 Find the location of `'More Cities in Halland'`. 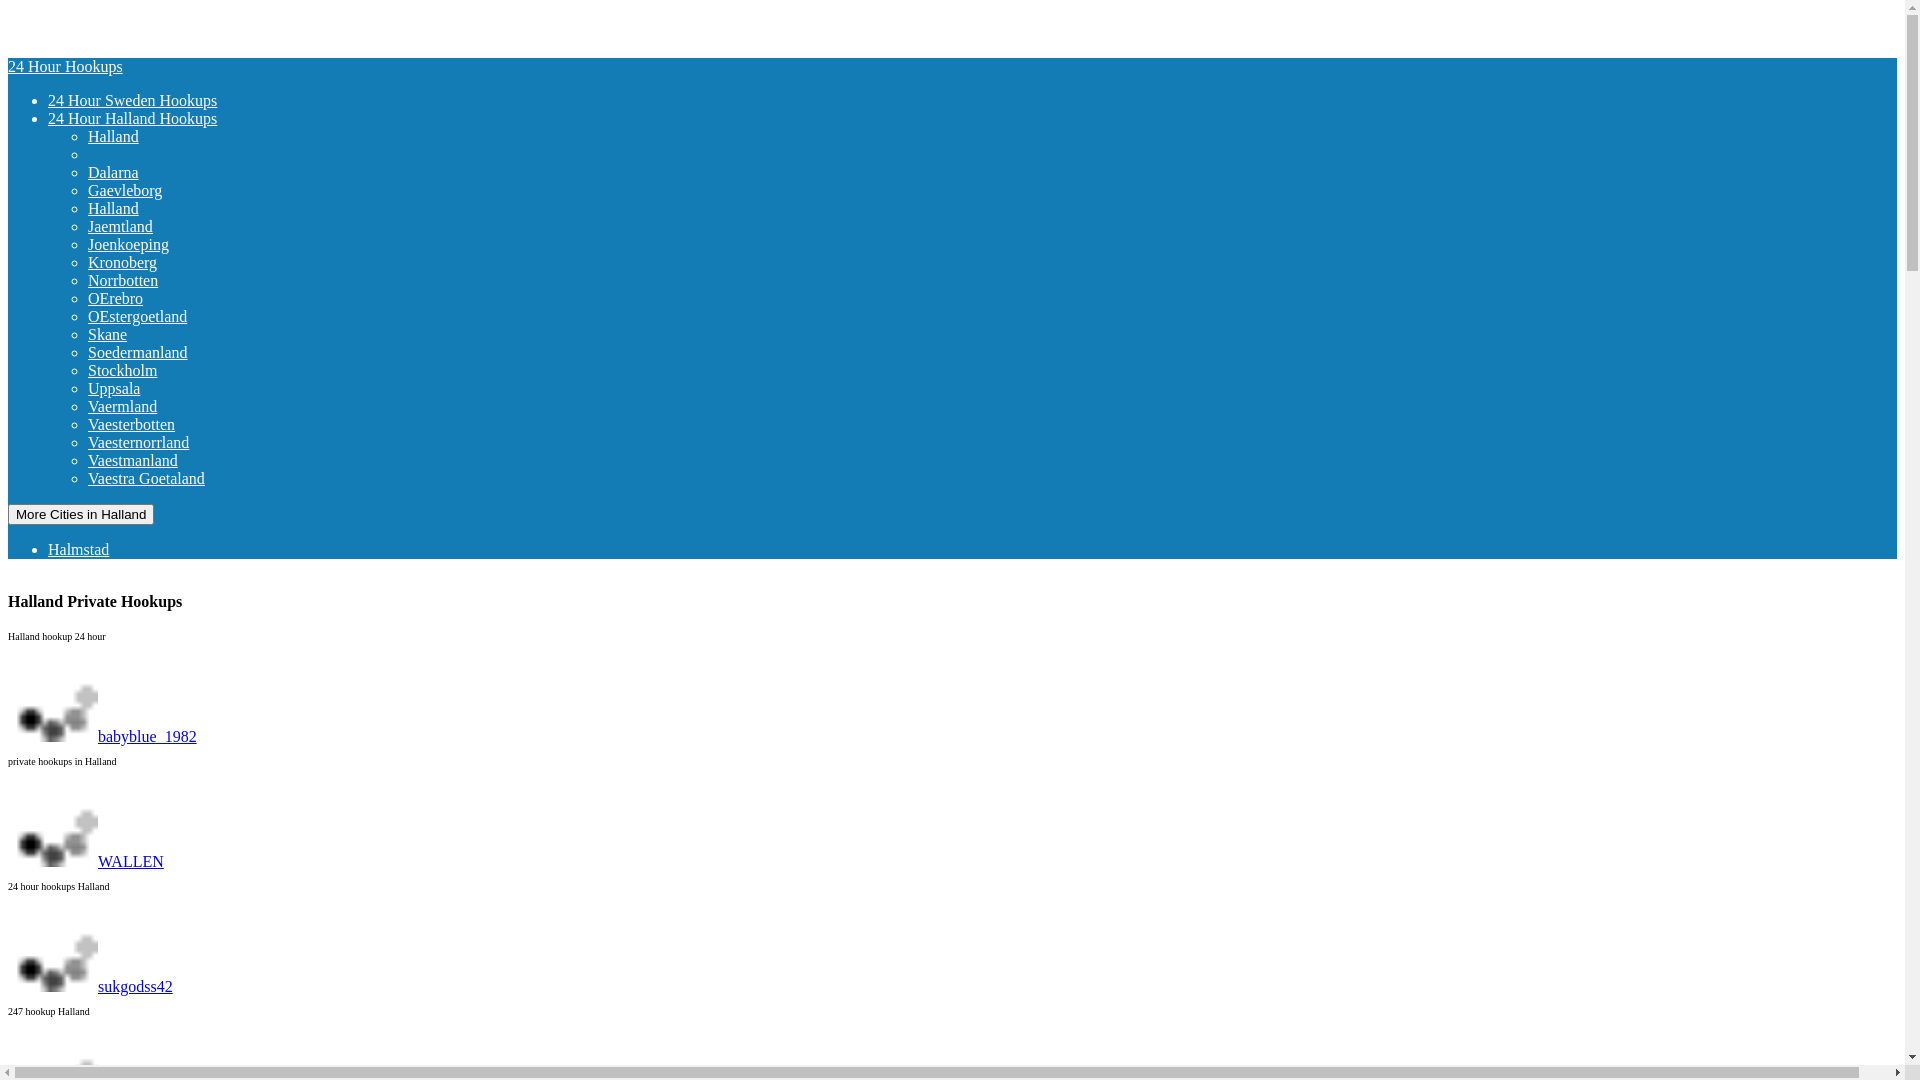

'More Cities in Halland' is located at coordinates (80, 513).